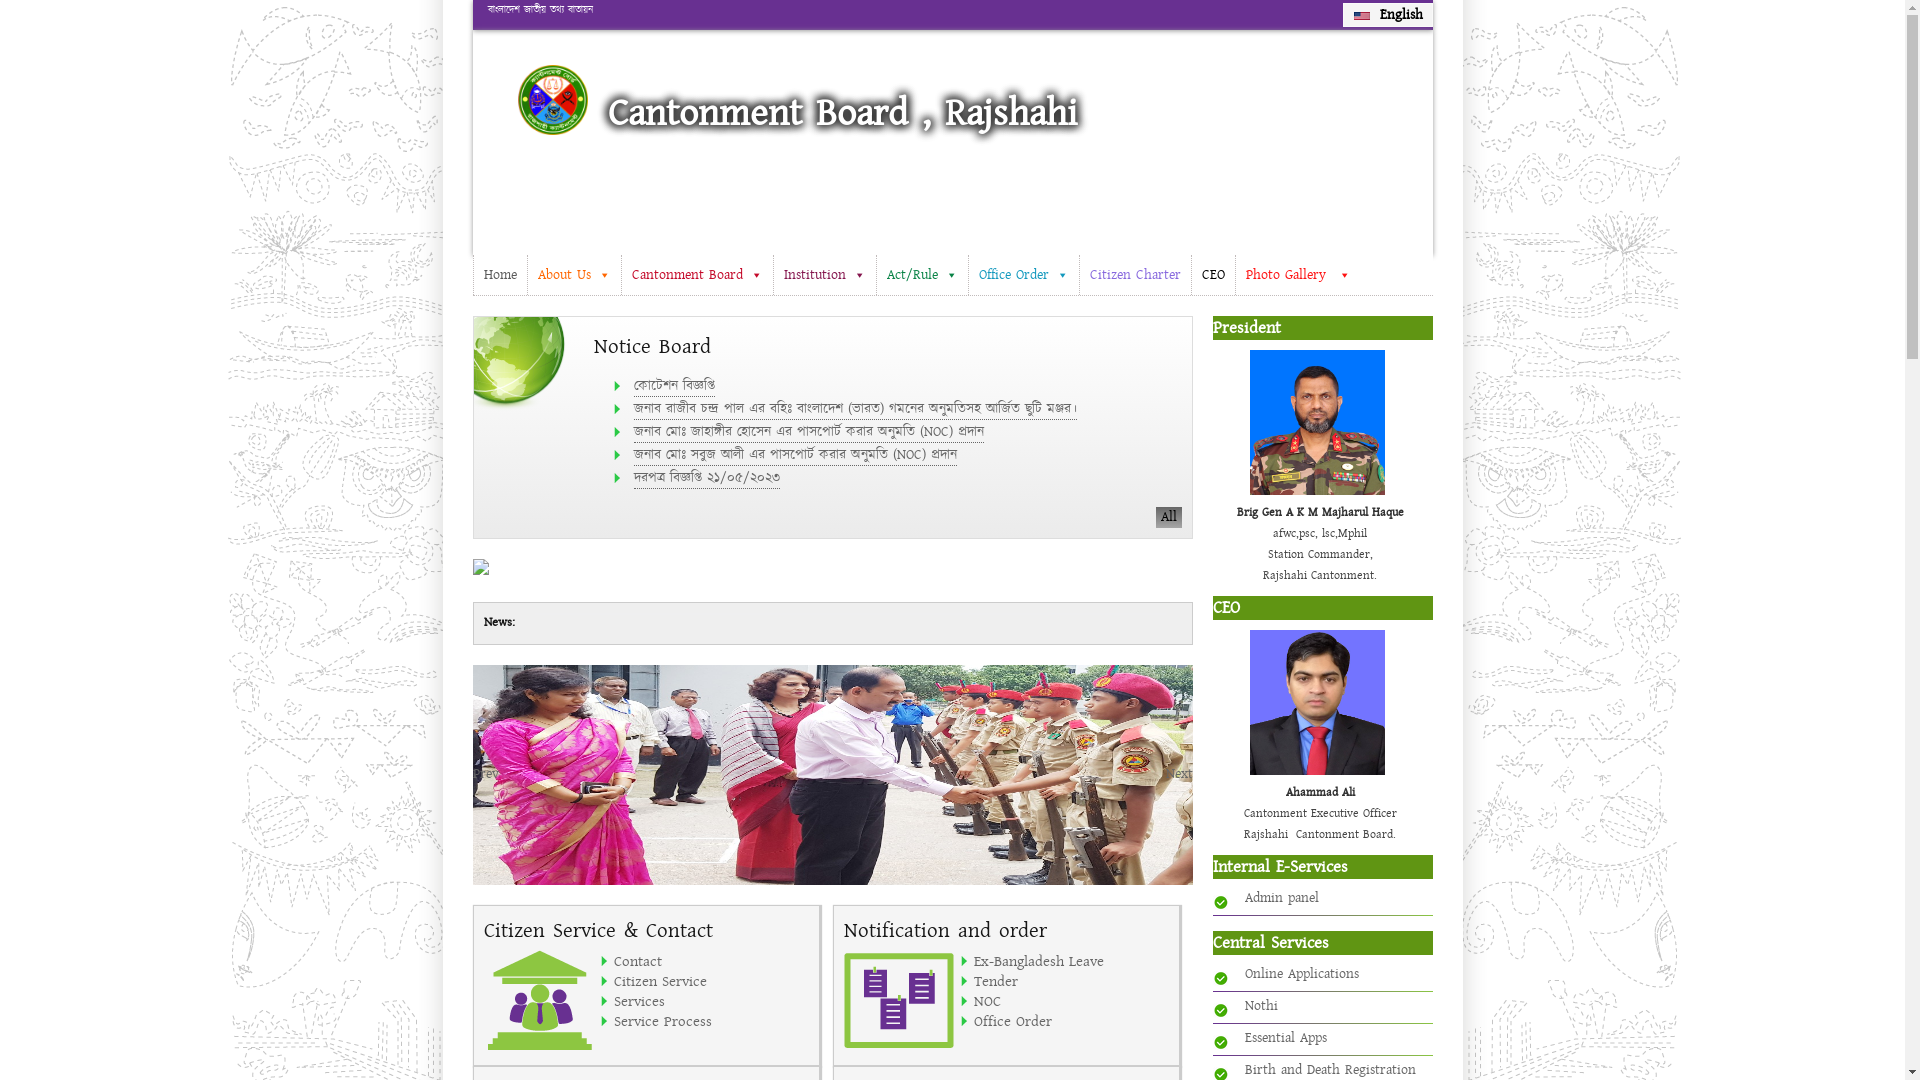 Image resolution: width=1920 pixels, height=1080 pixels. I want to click on 'Services', so click(613, 1001).